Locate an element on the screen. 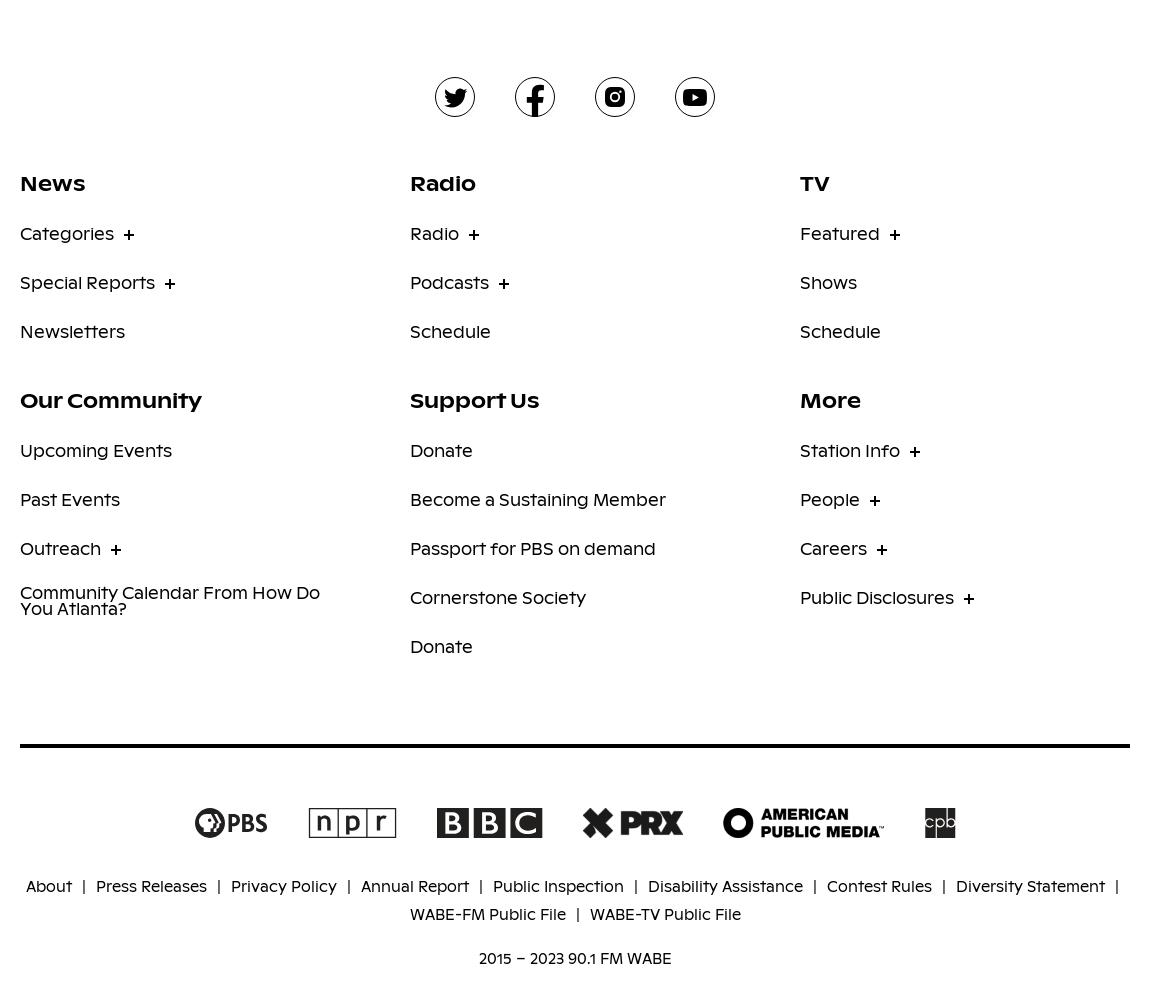 The width and height of the screenshot is (1150, 993). '2015 – 2023 90.1 FM WABE' is located at coordinates (574, 958).